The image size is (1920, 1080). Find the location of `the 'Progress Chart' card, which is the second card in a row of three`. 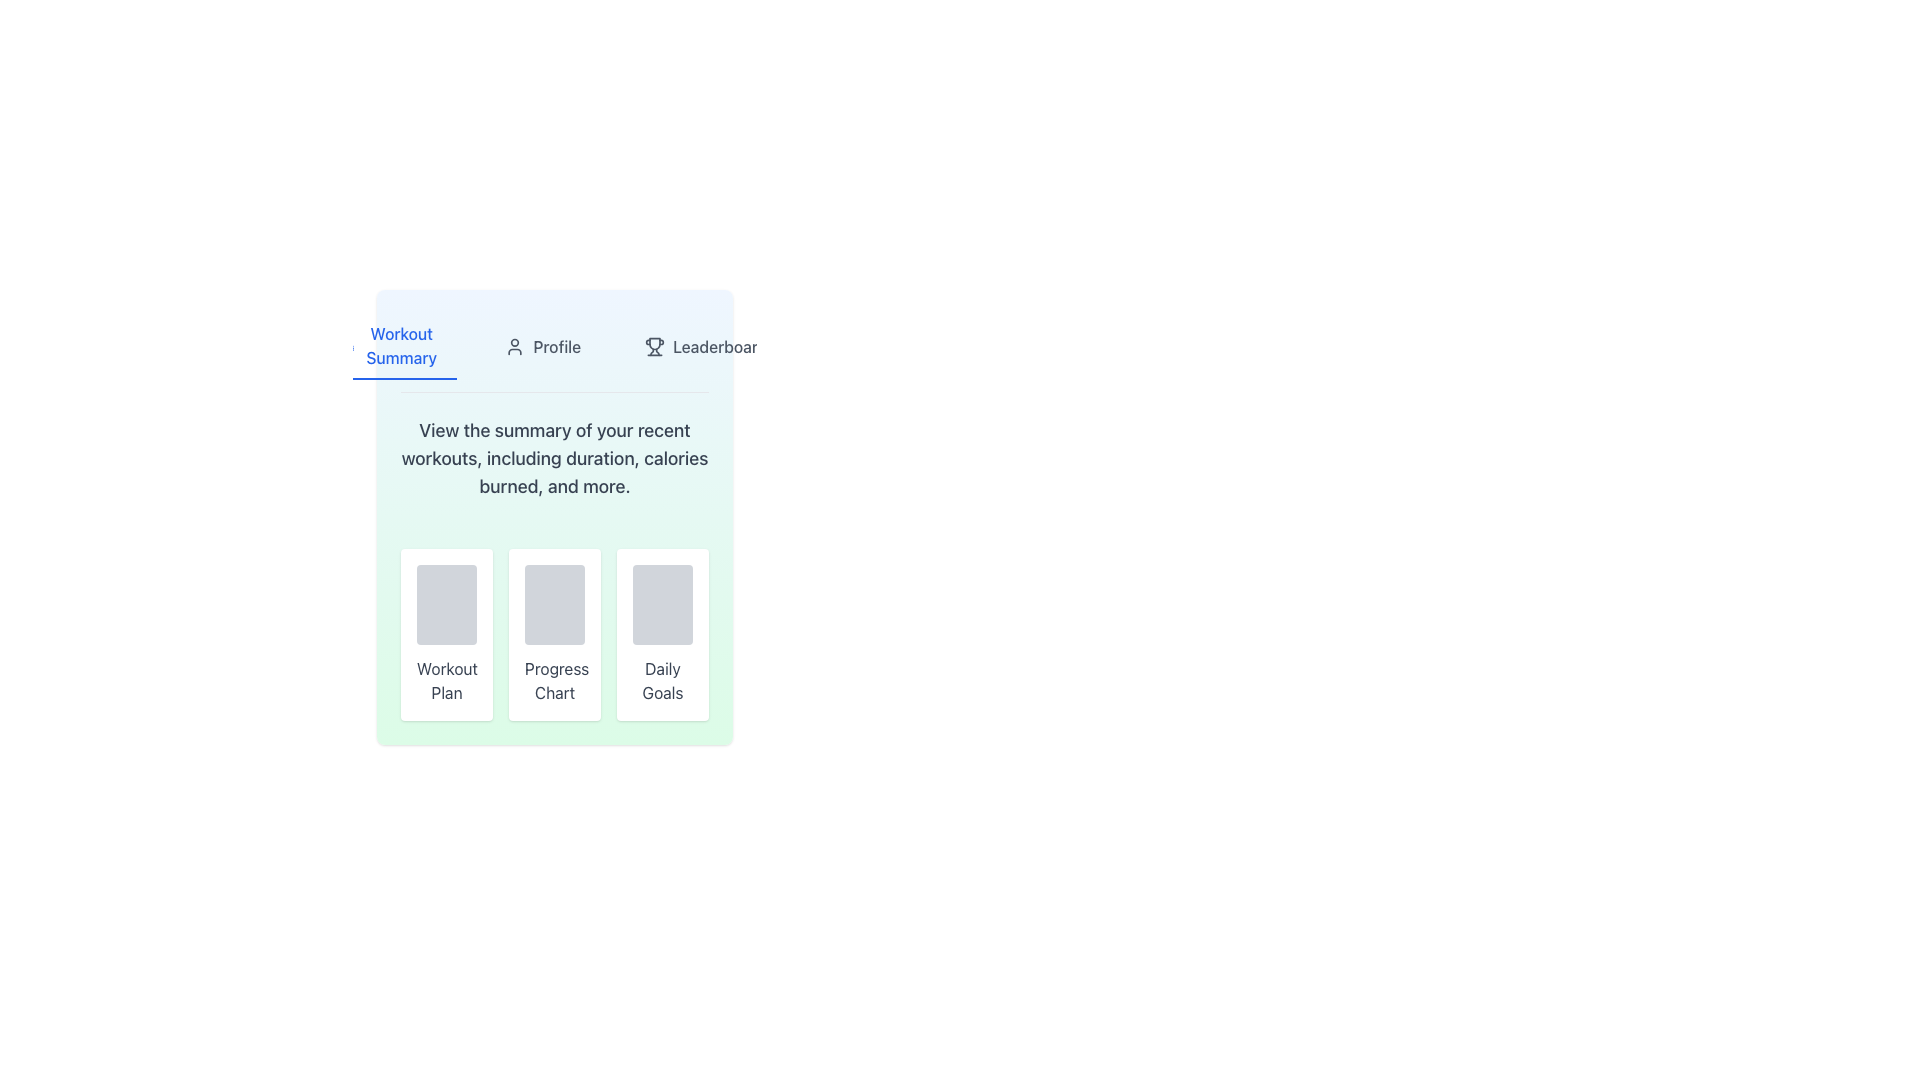

the 'Progress Chart' card, which is the second card in a row of three is located at coordinates (555, 635).